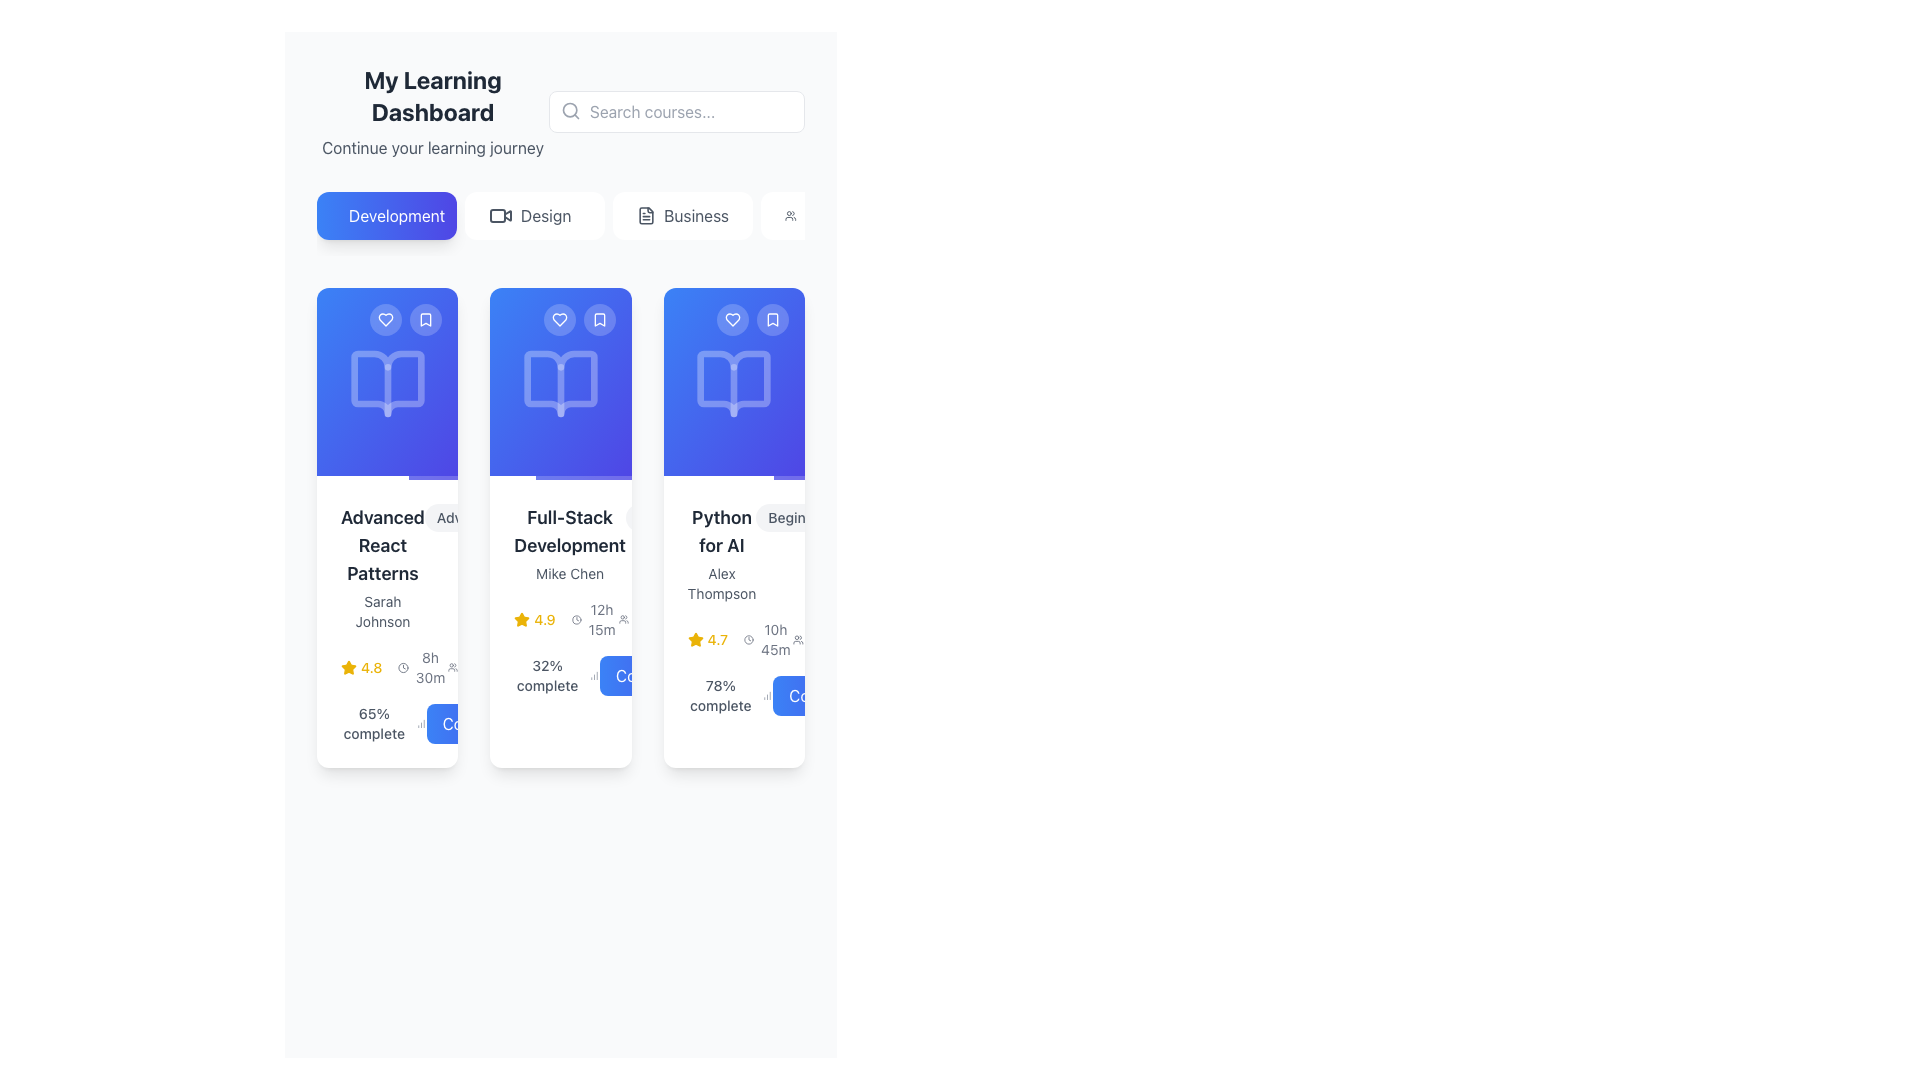 Image resolution: width=1920 pixels, height=1080 pixels. I want to click on the navigation button for Design, which is the second button from the left among the horizontally aligned buttons, so click(534, 216).